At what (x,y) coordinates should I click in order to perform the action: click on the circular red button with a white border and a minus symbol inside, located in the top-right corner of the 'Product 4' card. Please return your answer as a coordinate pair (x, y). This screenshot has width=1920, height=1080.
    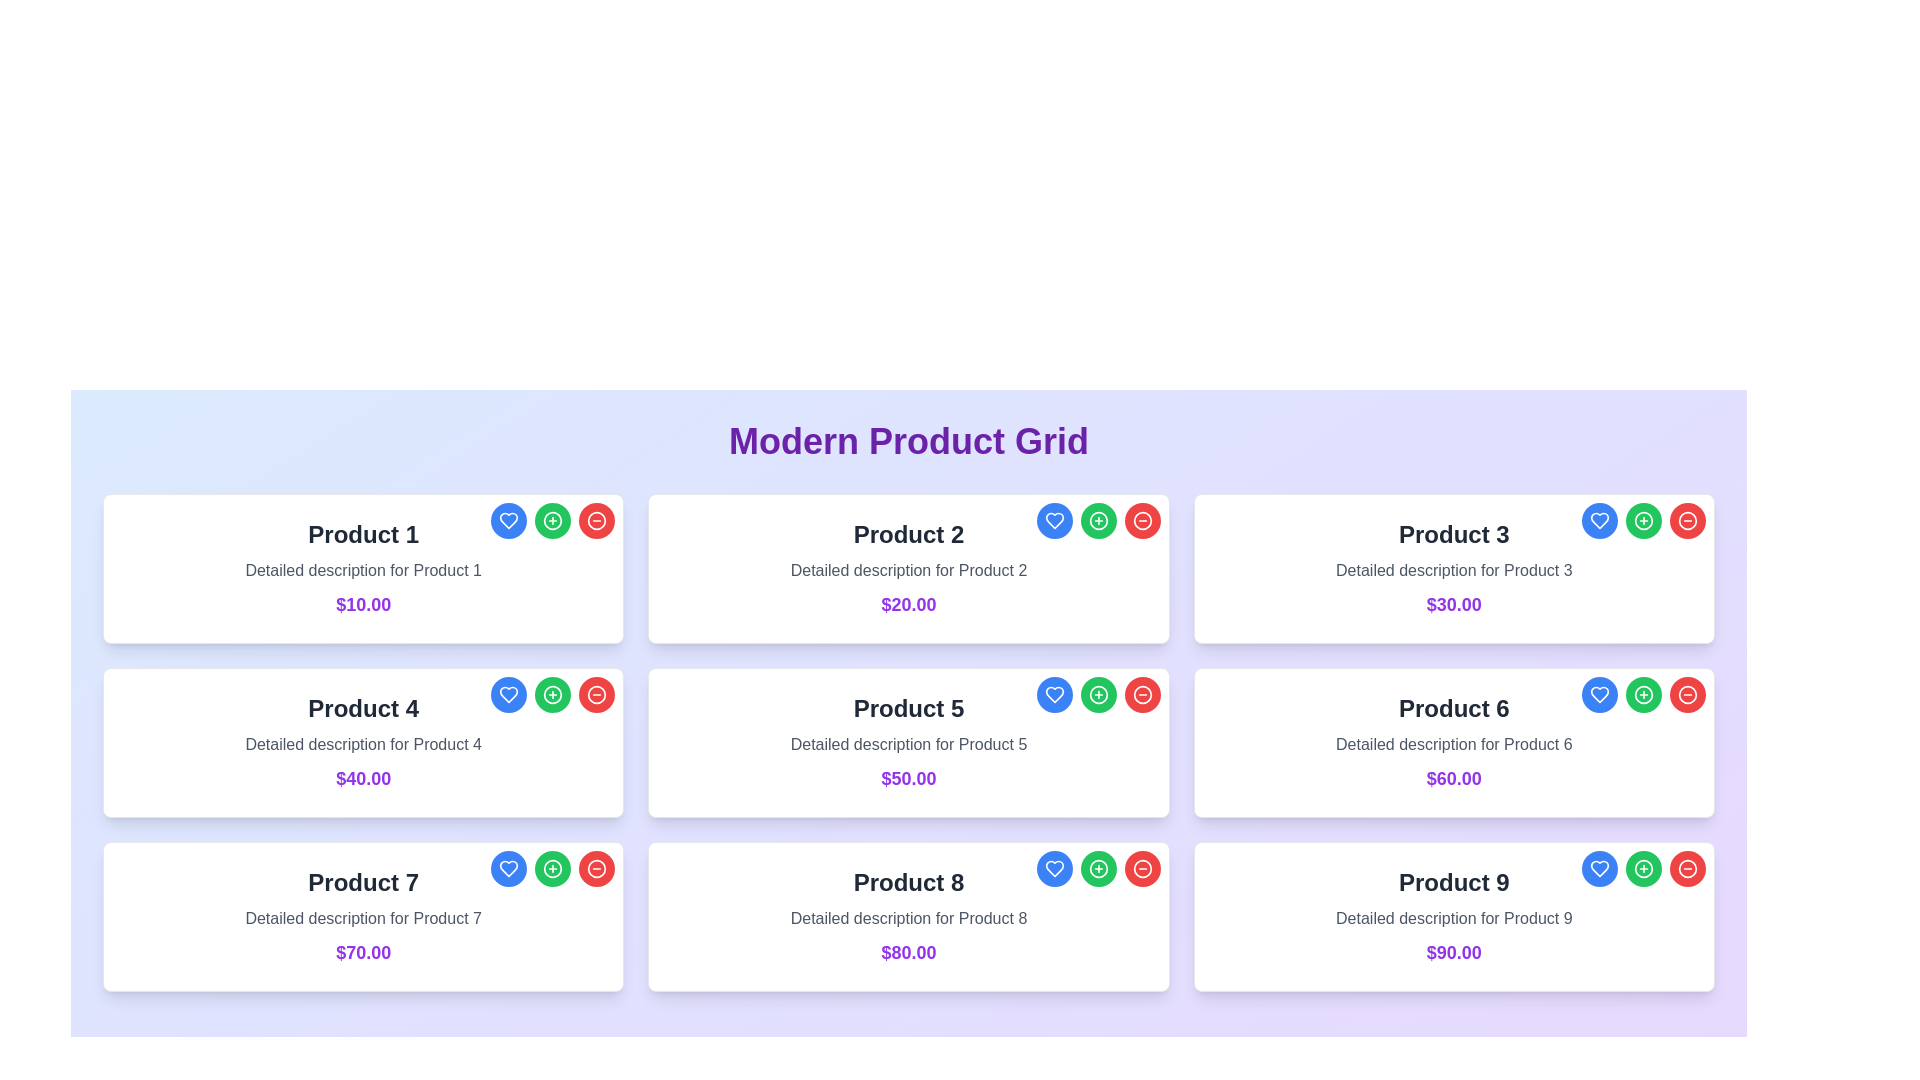
    Looking at the image, I should click on (595, 693).